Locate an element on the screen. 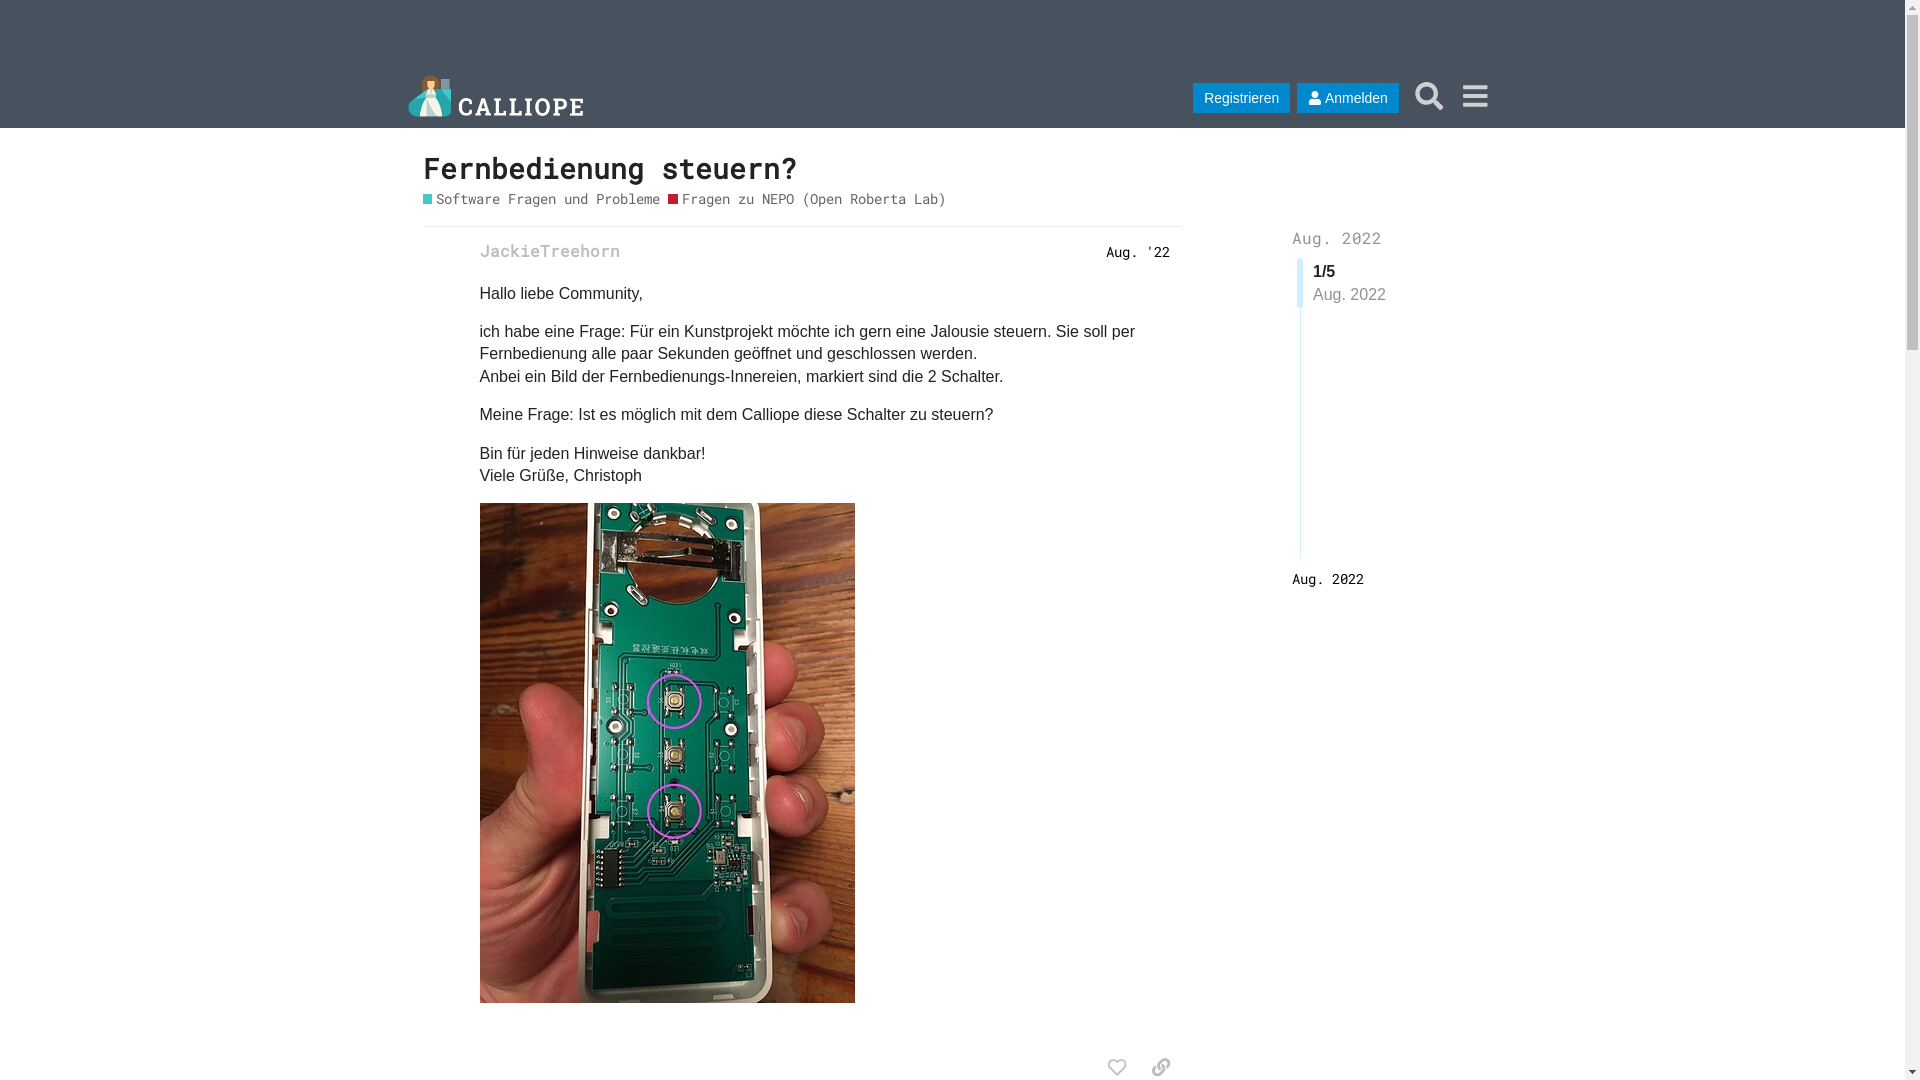  'Fragen zu NEPO (Open Roberta Lab)' is located at coordinates (667, 198).